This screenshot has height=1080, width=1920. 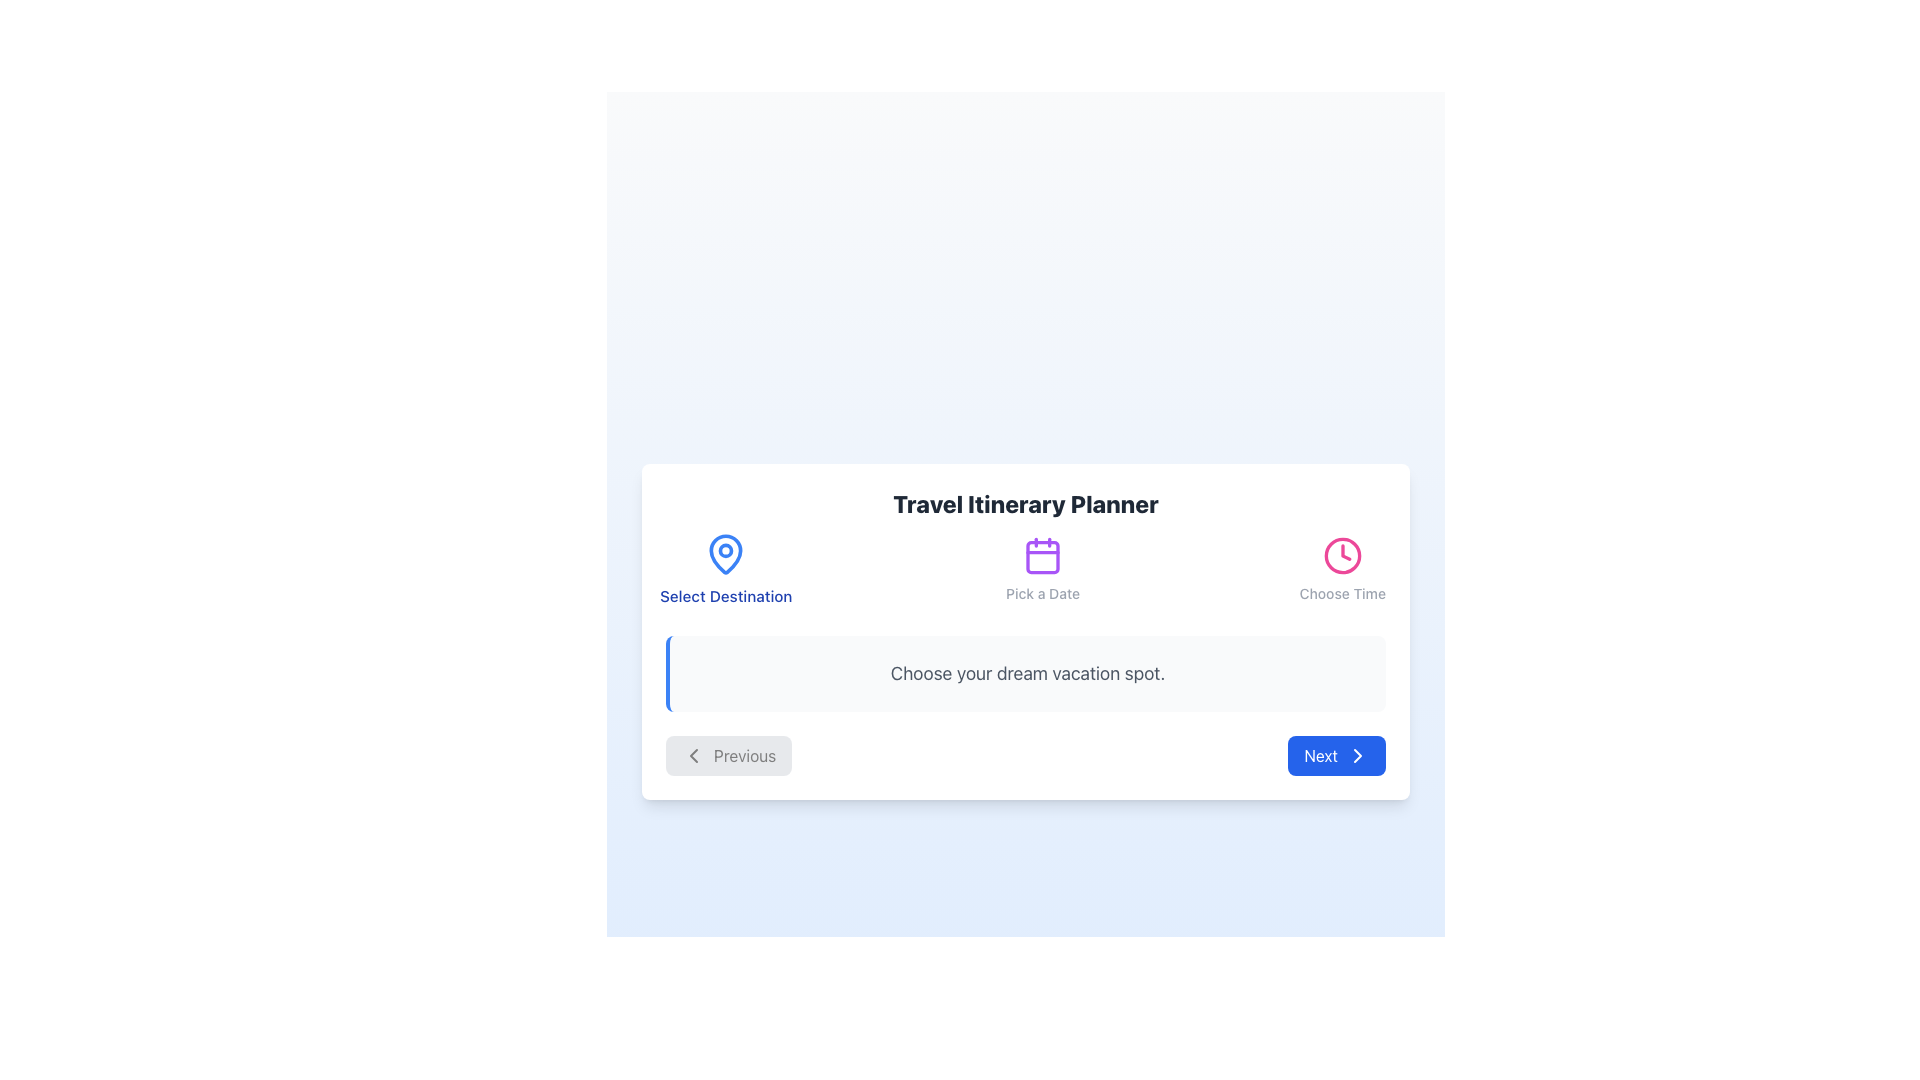 I want to click on the blue 'Next' button with white text and a right-pointing arrow icon located at the bottom-right corner of the interface, so click(x=1337, y=756).